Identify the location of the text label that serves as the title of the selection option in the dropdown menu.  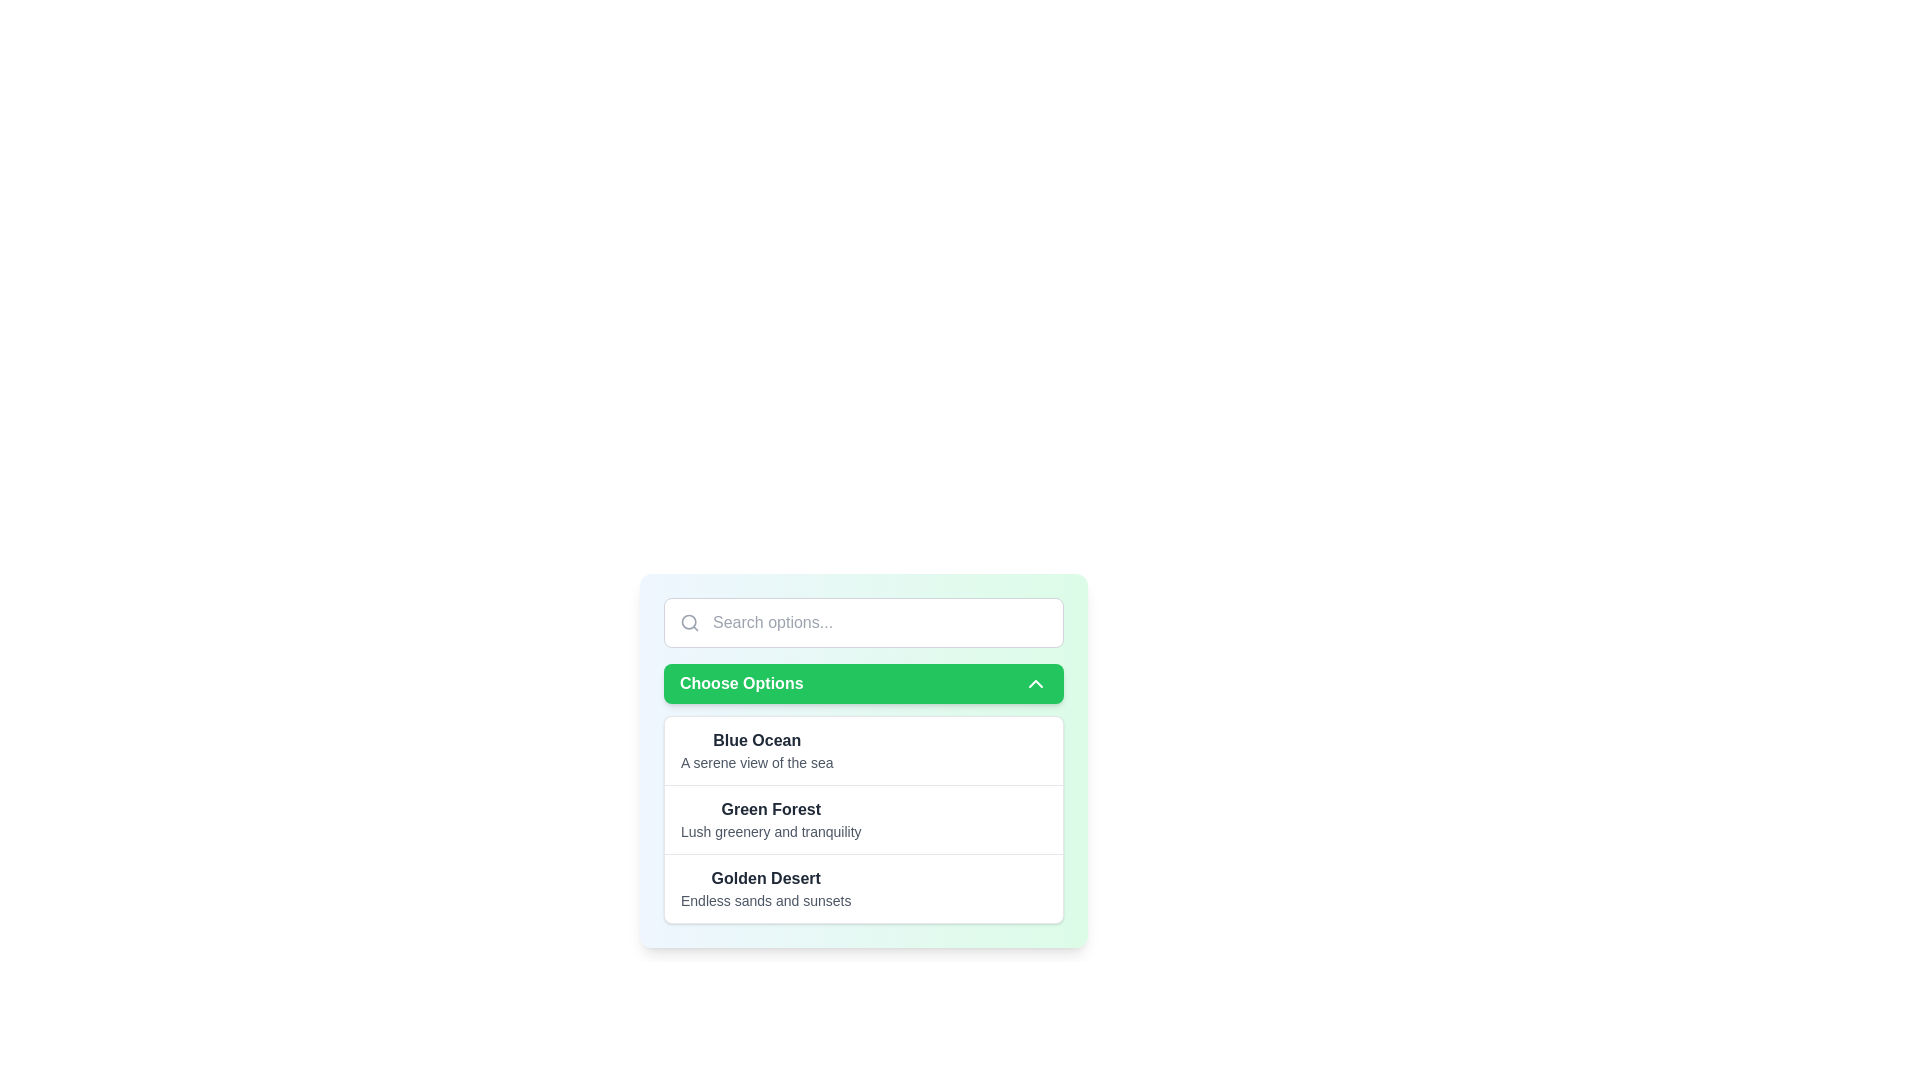
(765, 878).